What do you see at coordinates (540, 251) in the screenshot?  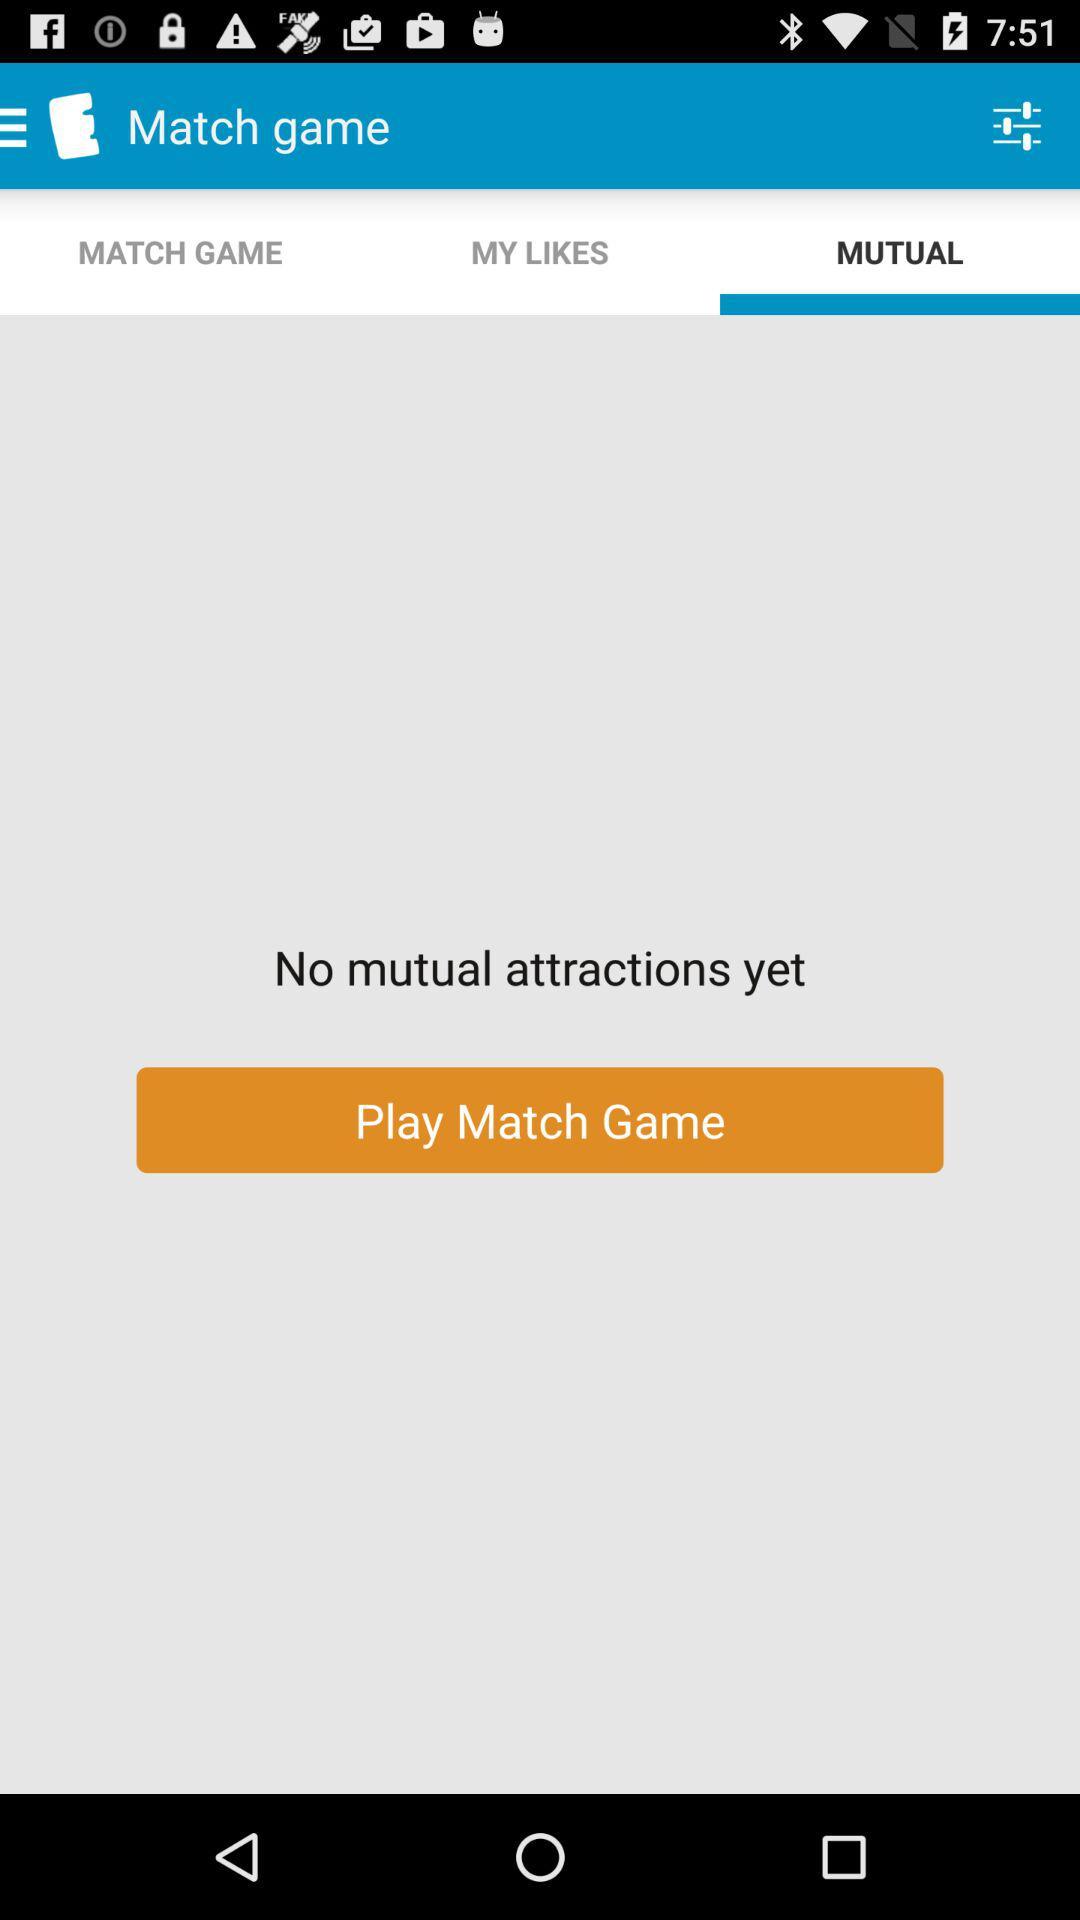 I see `app next to the mutual app` at bounding box center [540, 251].